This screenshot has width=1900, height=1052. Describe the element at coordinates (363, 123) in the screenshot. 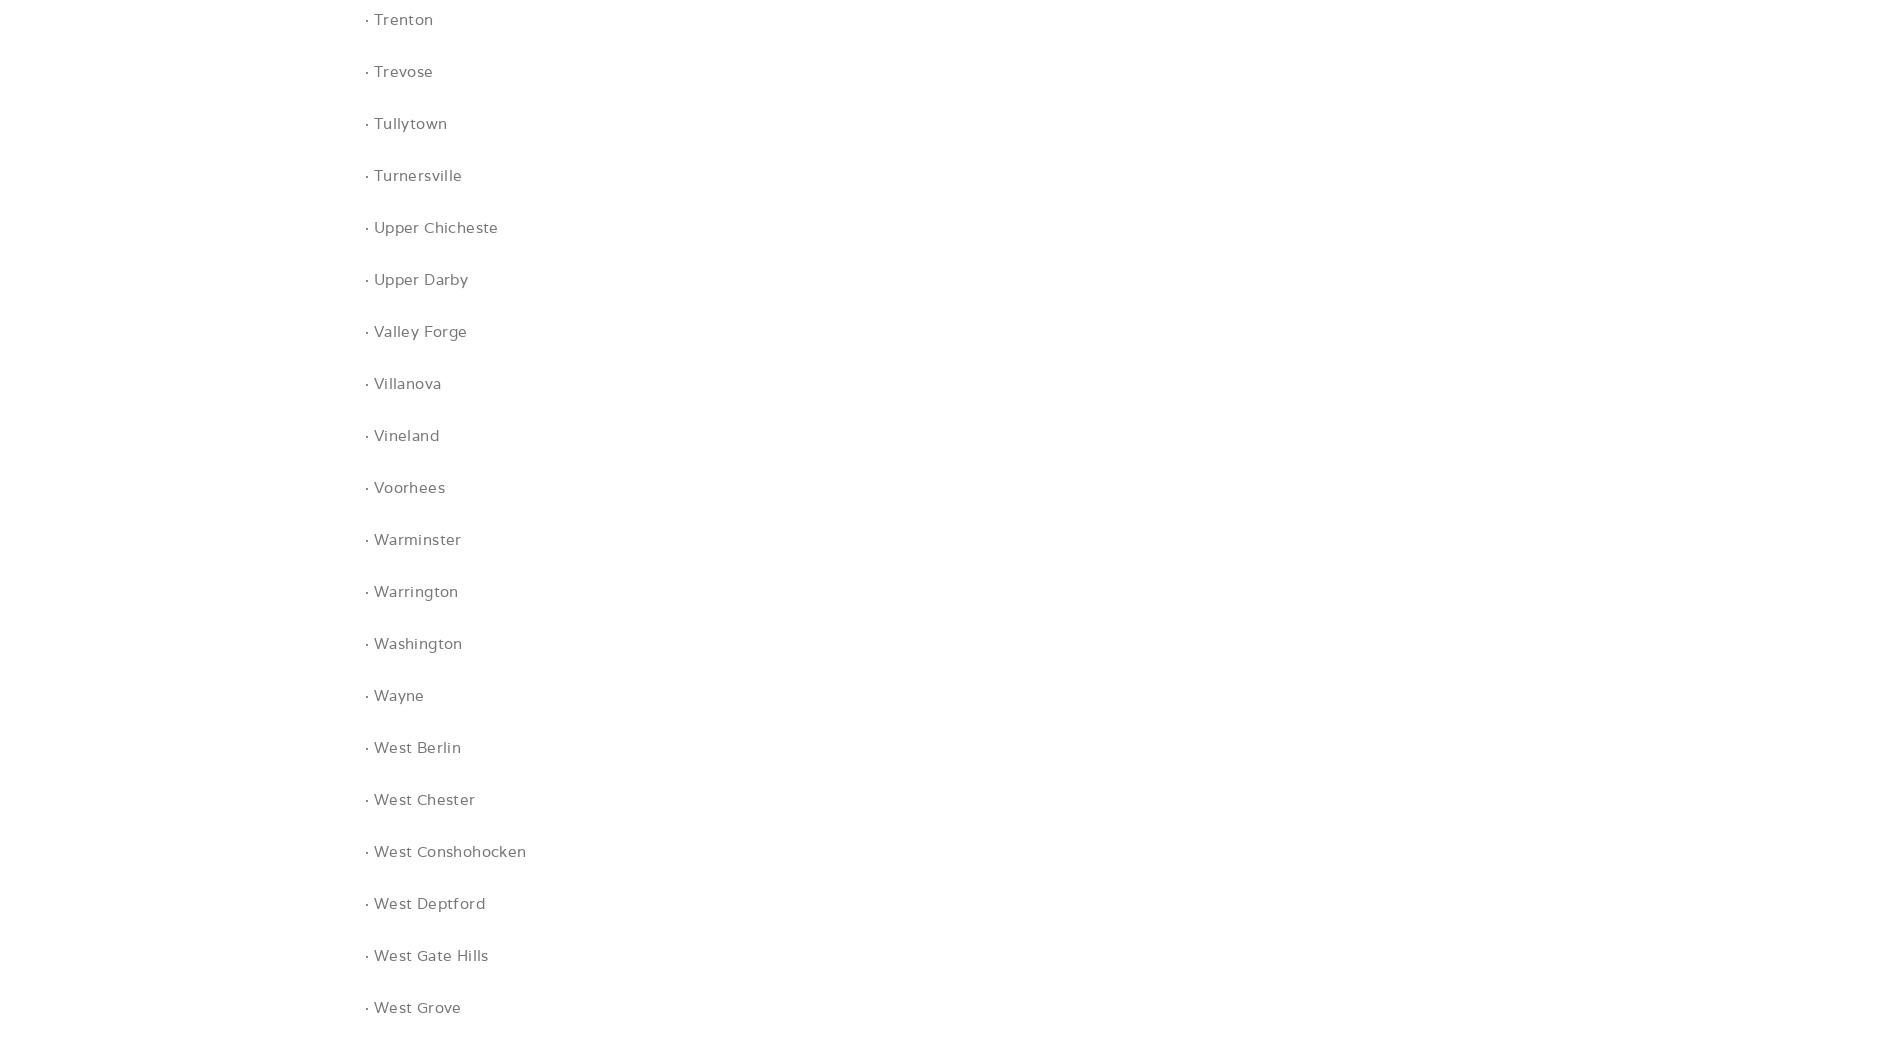

I see `'· Tullytown'` at that location.